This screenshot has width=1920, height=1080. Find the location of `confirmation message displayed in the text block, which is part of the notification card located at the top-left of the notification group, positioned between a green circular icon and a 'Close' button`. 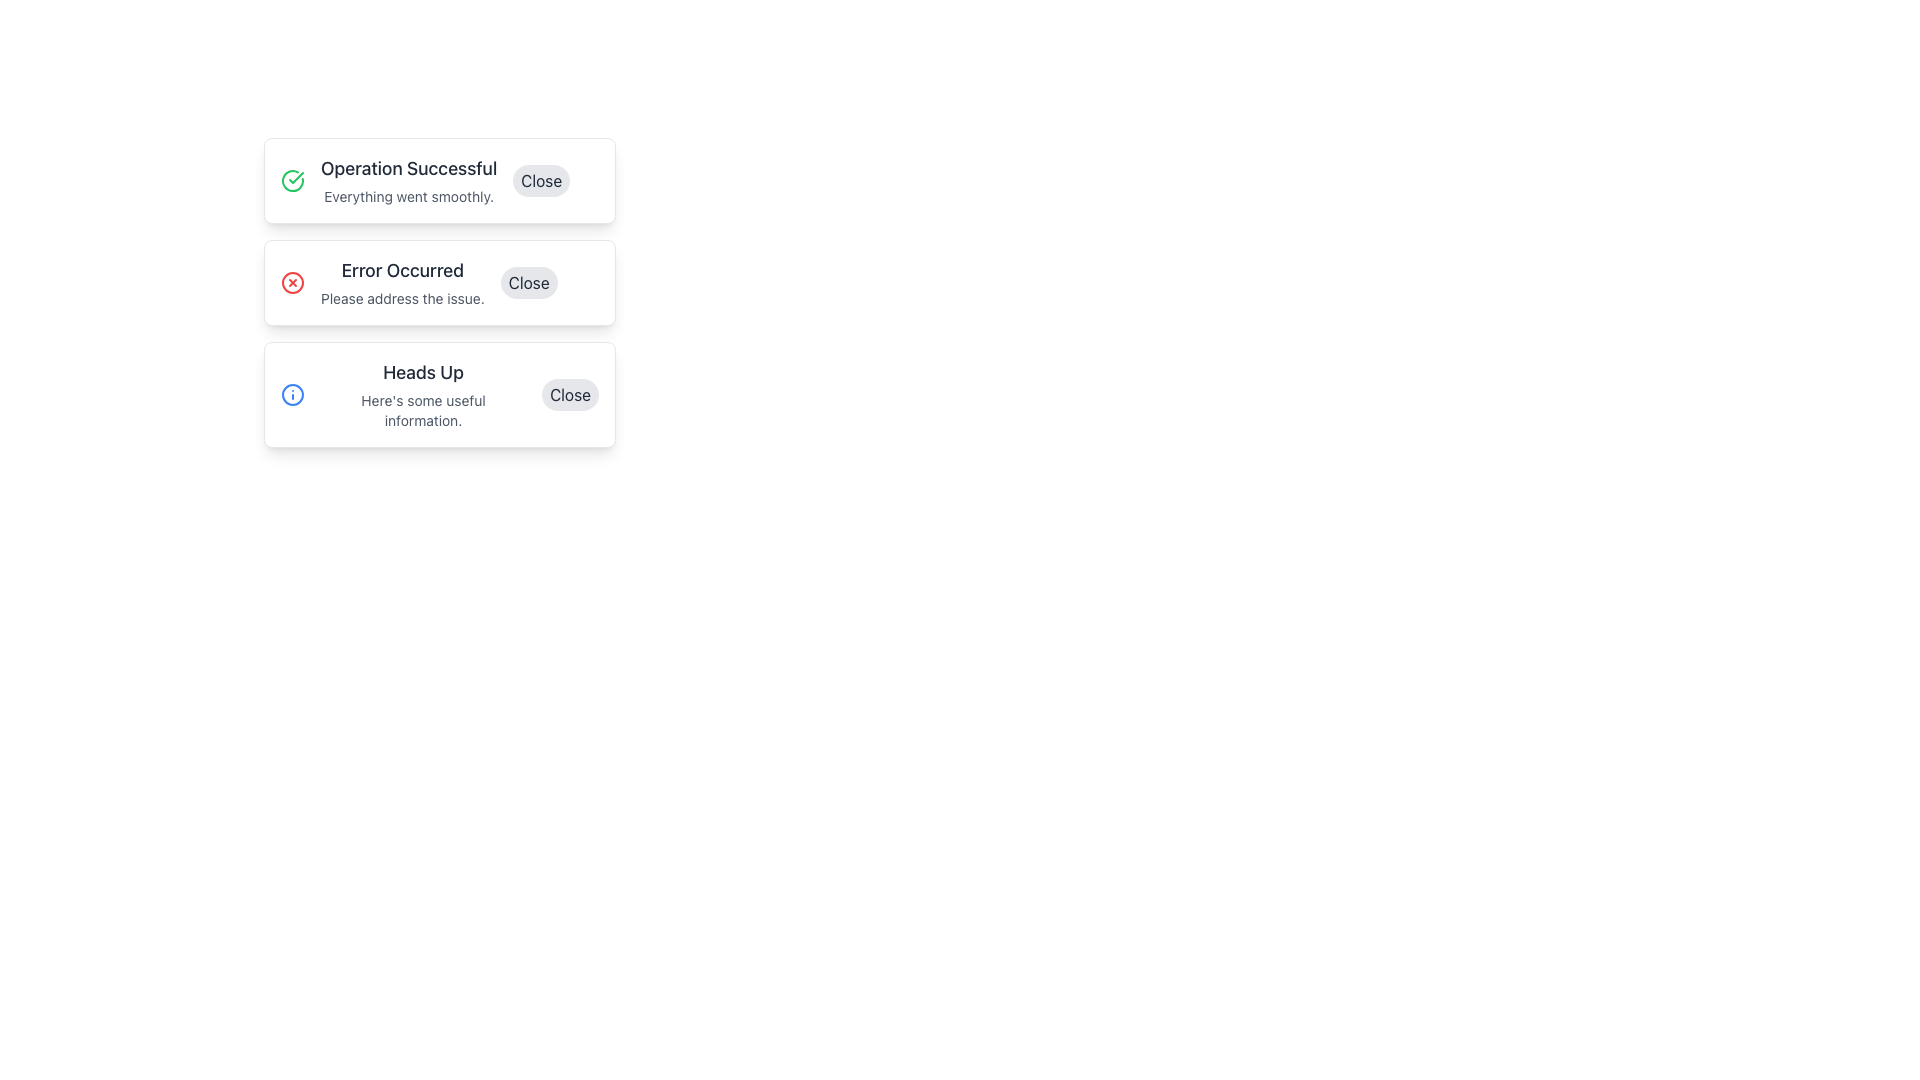

confirmation message displayed in the text block, which is part of the notification card located at the top-left of the notification group, positioned between a green circular icon and a 'Close' button is located at coordinates (408, 181).